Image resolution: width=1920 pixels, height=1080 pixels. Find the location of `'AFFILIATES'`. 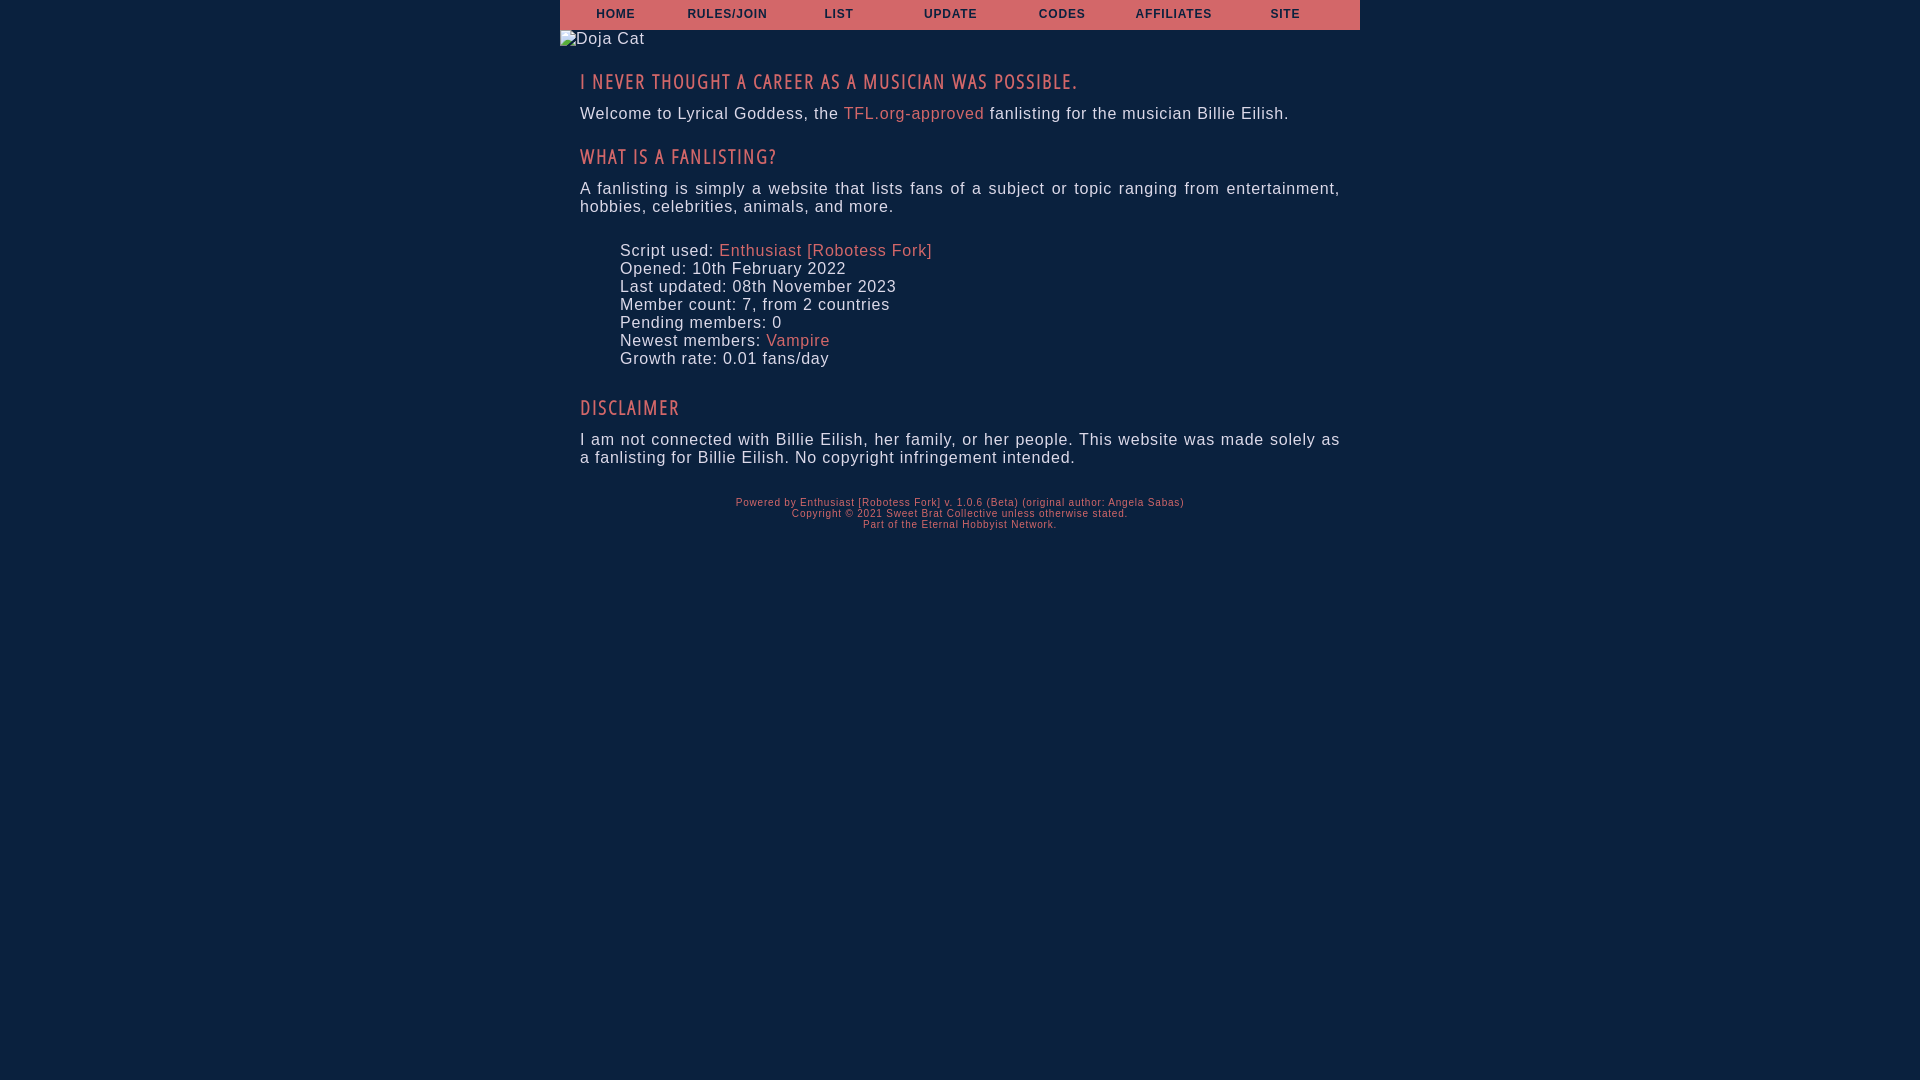

'AFFILIATES' is located at coordinates (1174, 14).